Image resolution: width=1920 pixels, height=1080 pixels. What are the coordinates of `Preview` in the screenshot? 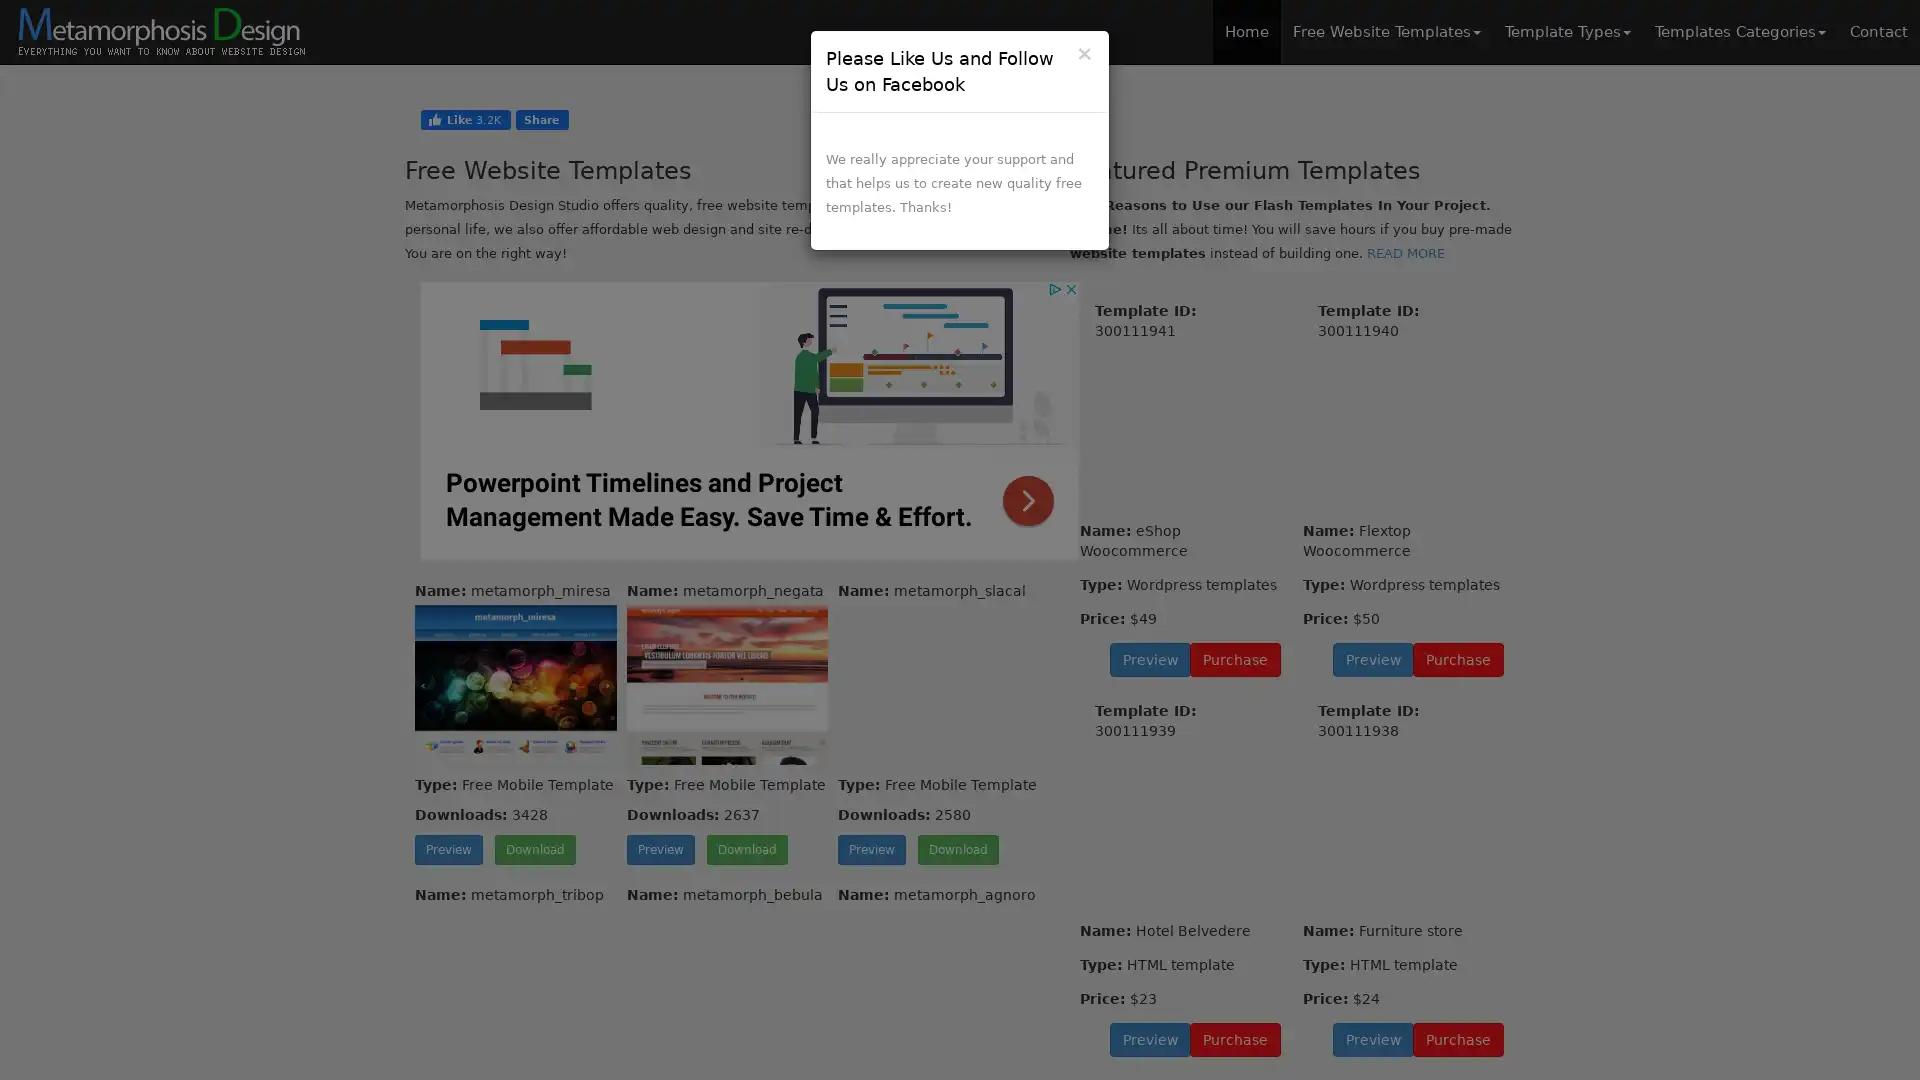 It's located at (1371, 1039).